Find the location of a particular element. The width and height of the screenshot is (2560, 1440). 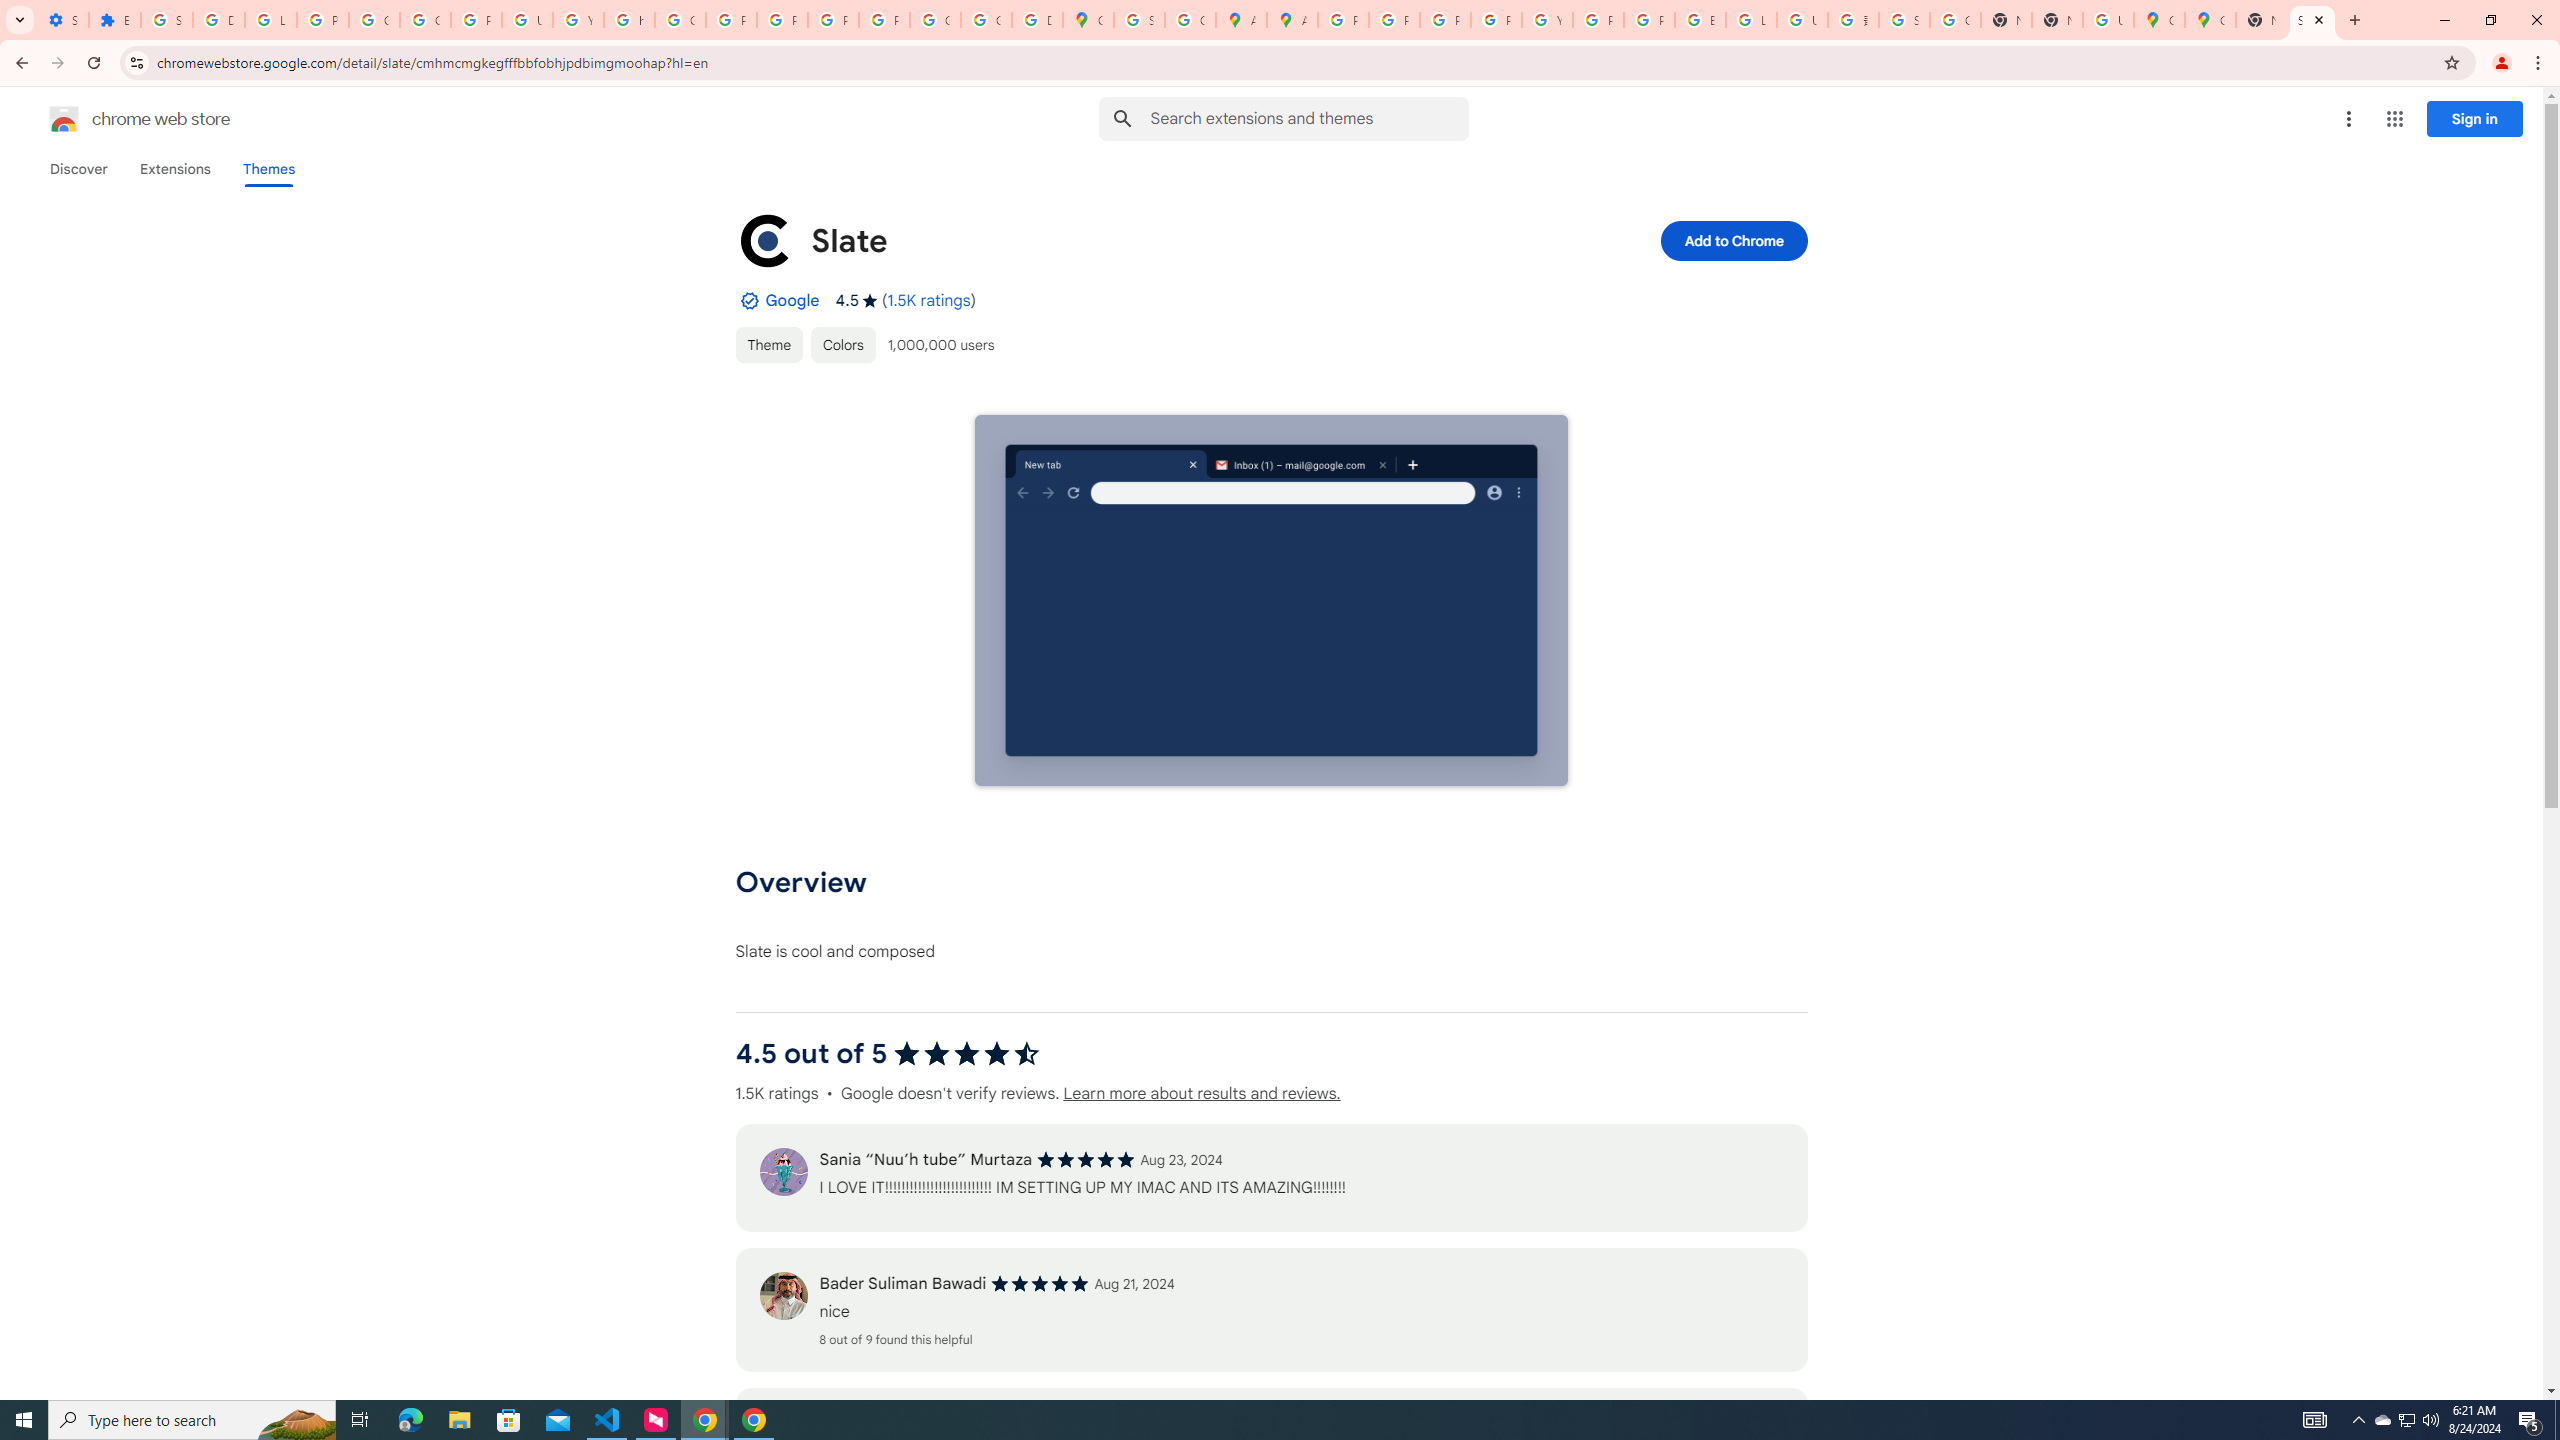

'New Tab' is located at coordinates (2055, 19).